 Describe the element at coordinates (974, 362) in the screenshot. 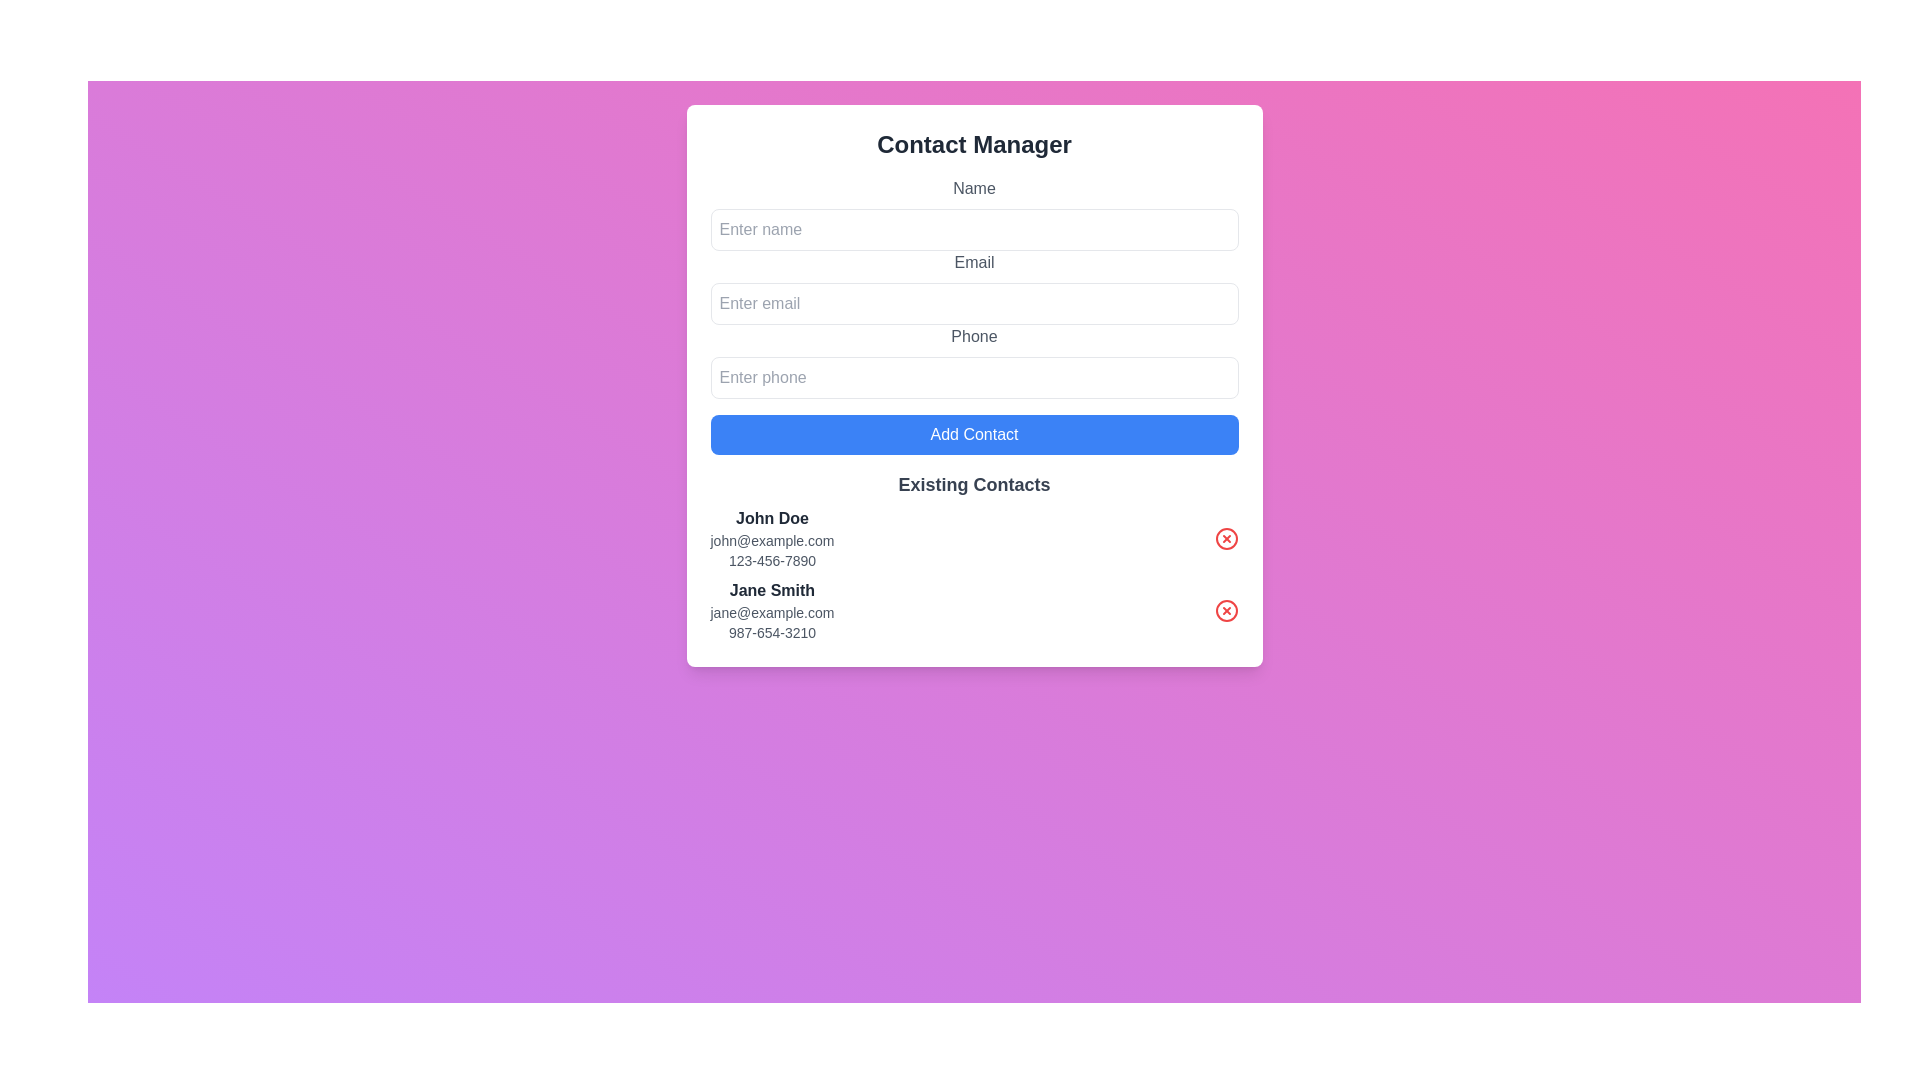

I see `the phone number input field, which is the third input field in the form` at that location.